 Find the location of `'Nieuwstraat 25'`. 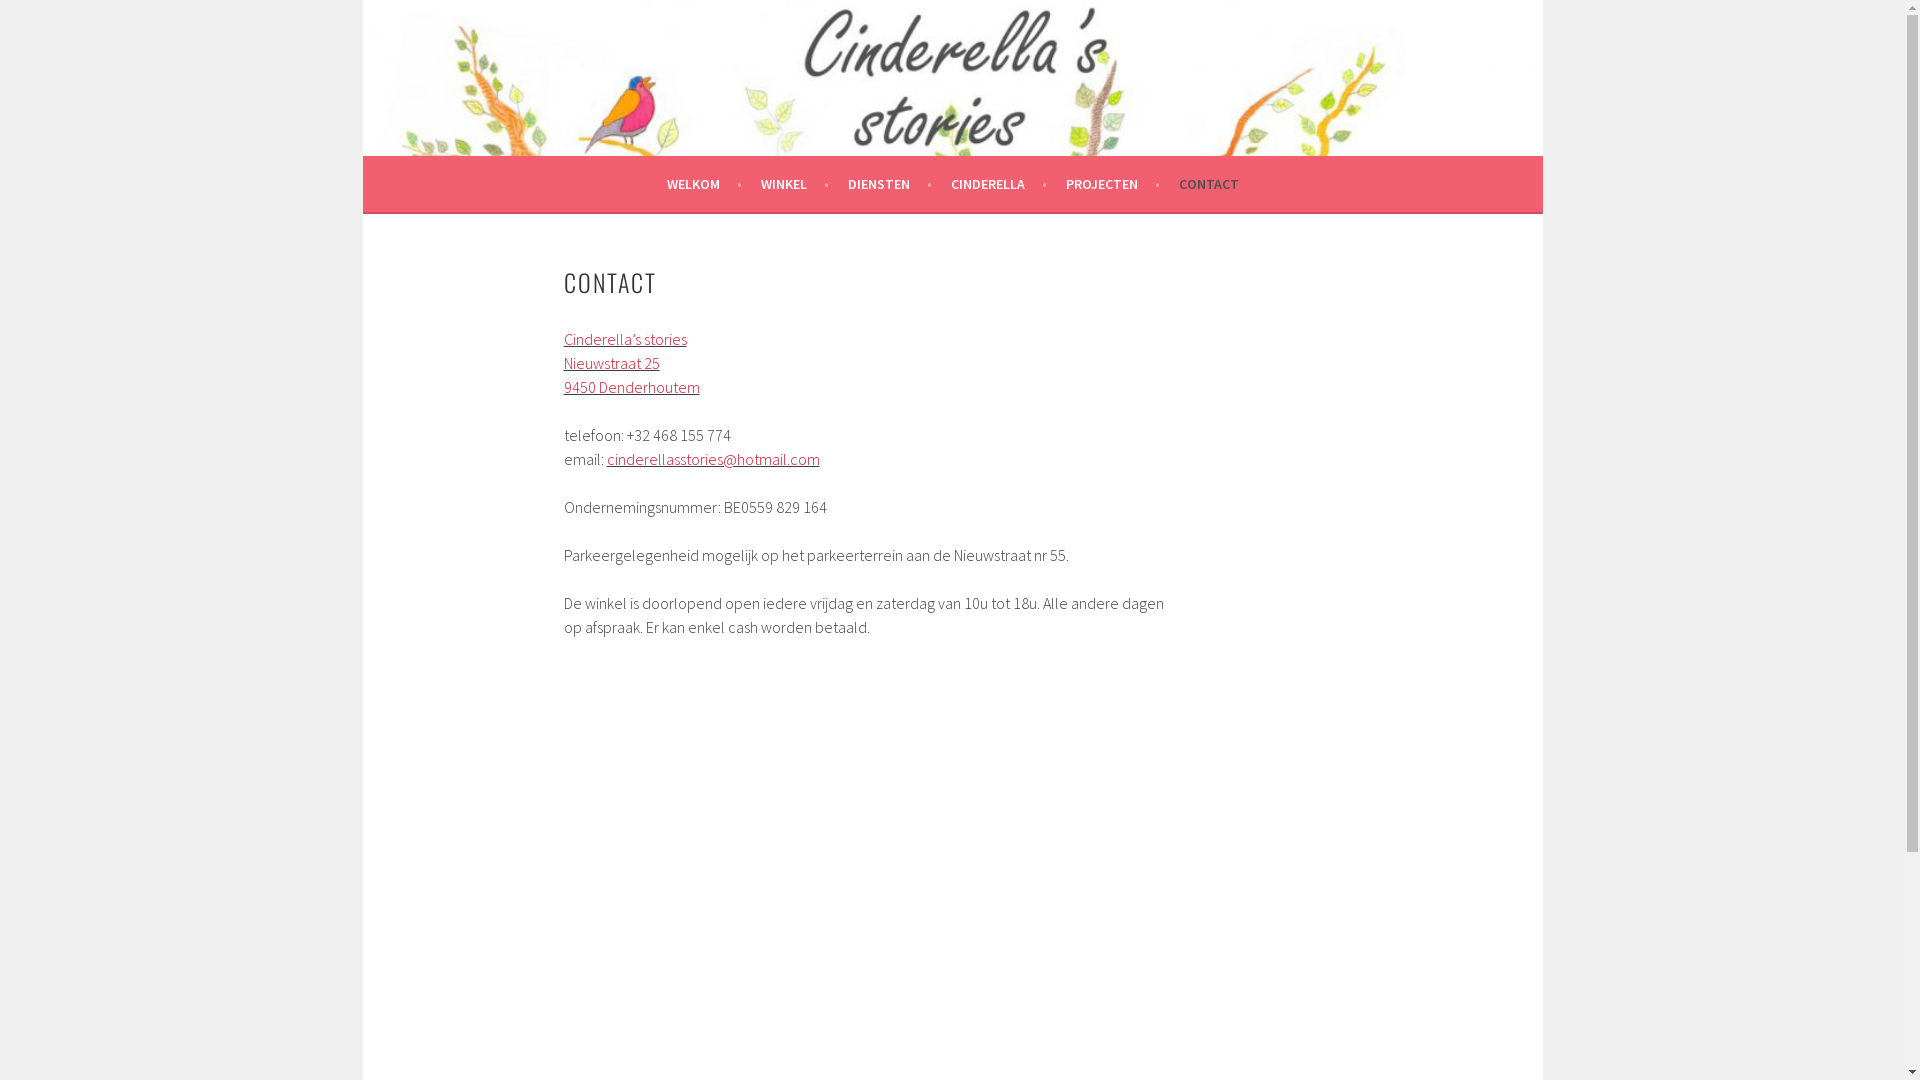

'Nieuwstraat 25' is located at coordinates (563, 362).